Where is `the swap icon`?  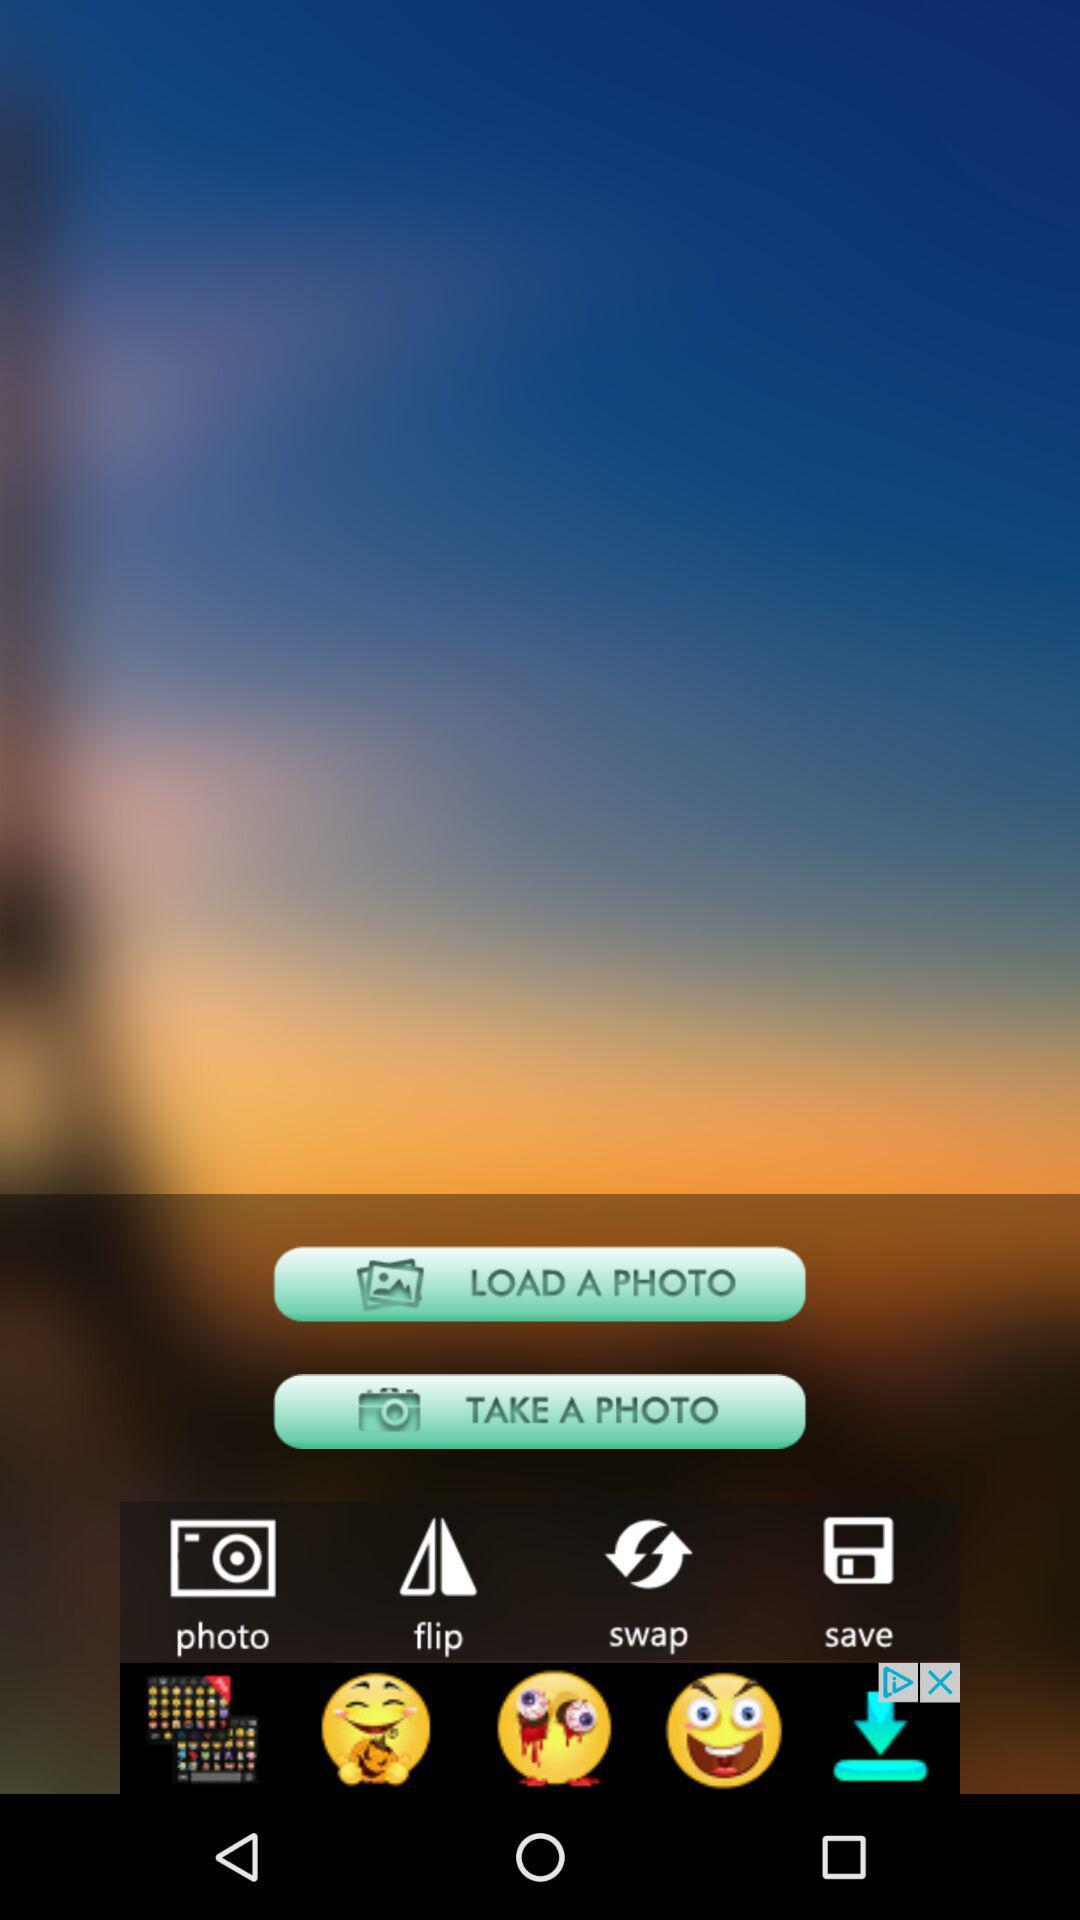 the swap icon is located at coordinates (644, 1691).